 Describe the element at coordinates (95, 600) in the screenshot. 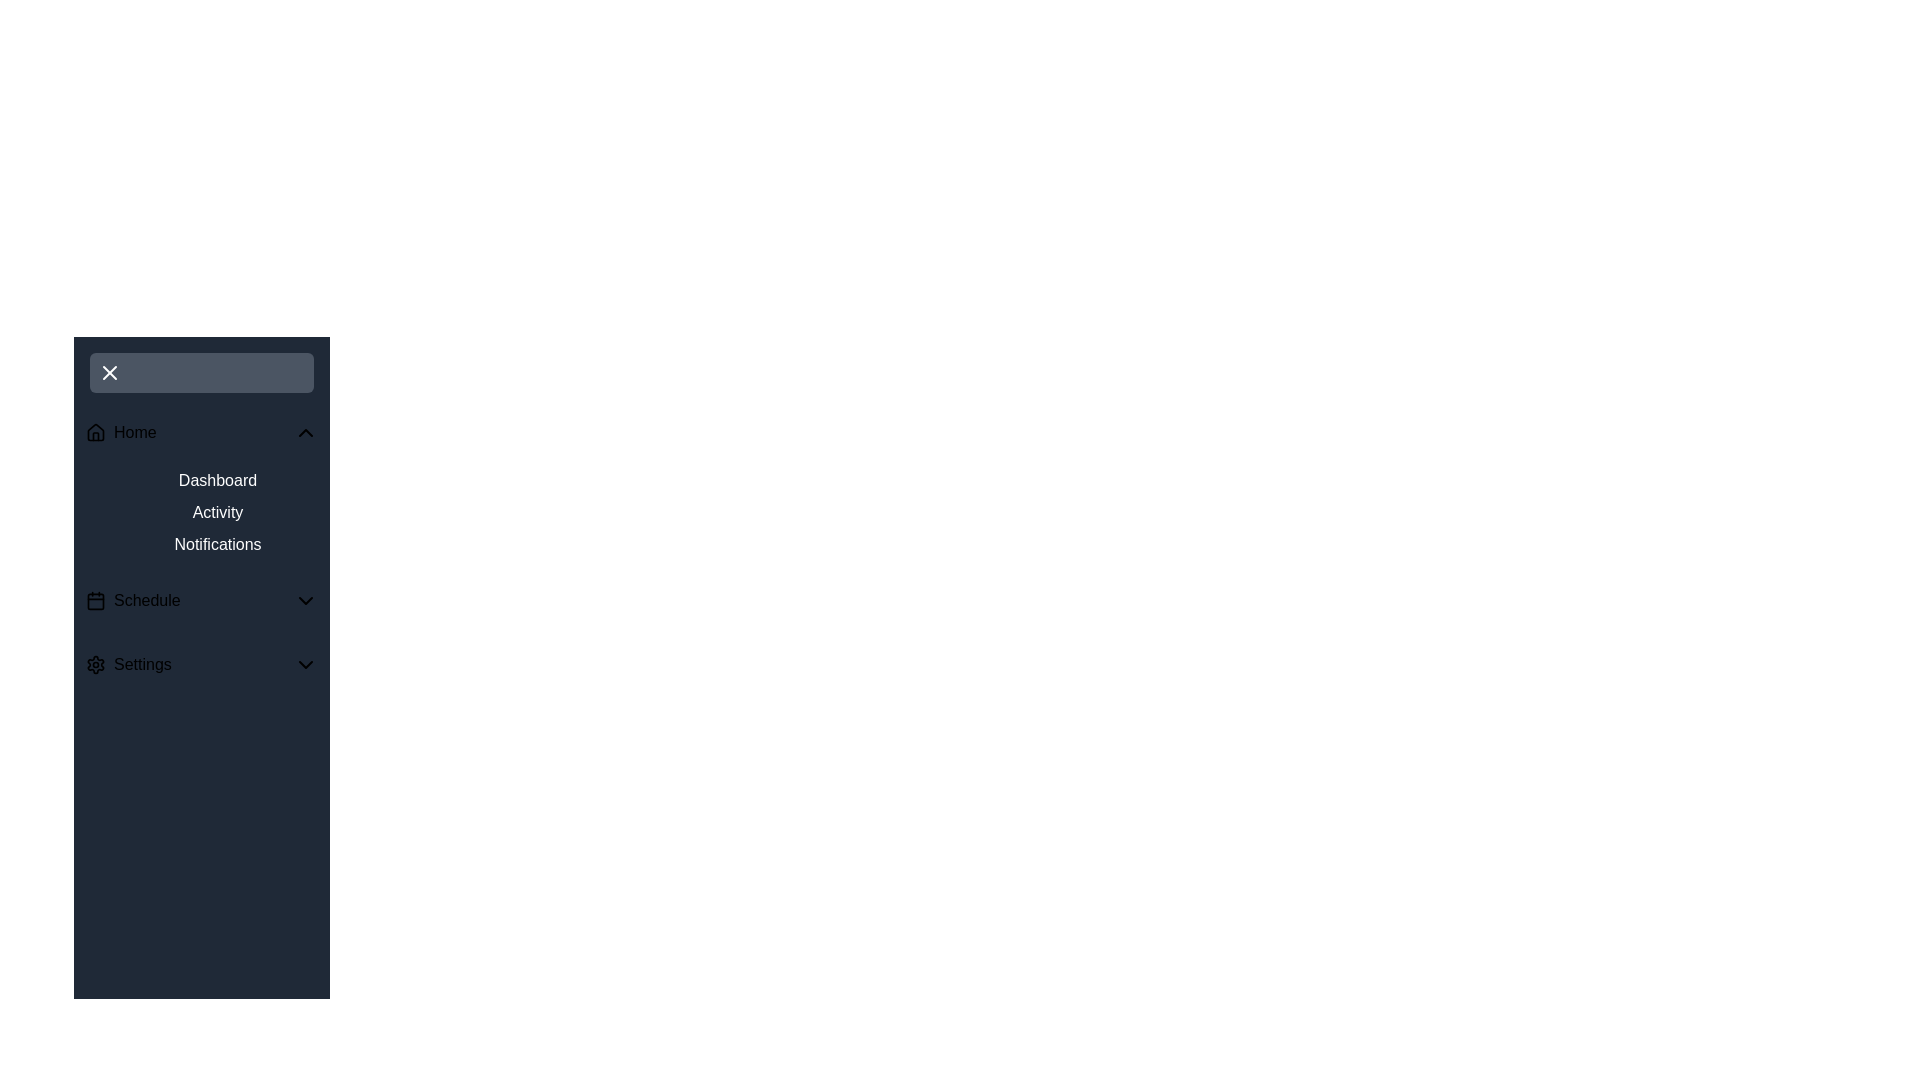

I see `the 'Schedule' icon, which visually represents the 'Schedule' menu item and is positioned to the left of the text 'Schedule'` at that location.